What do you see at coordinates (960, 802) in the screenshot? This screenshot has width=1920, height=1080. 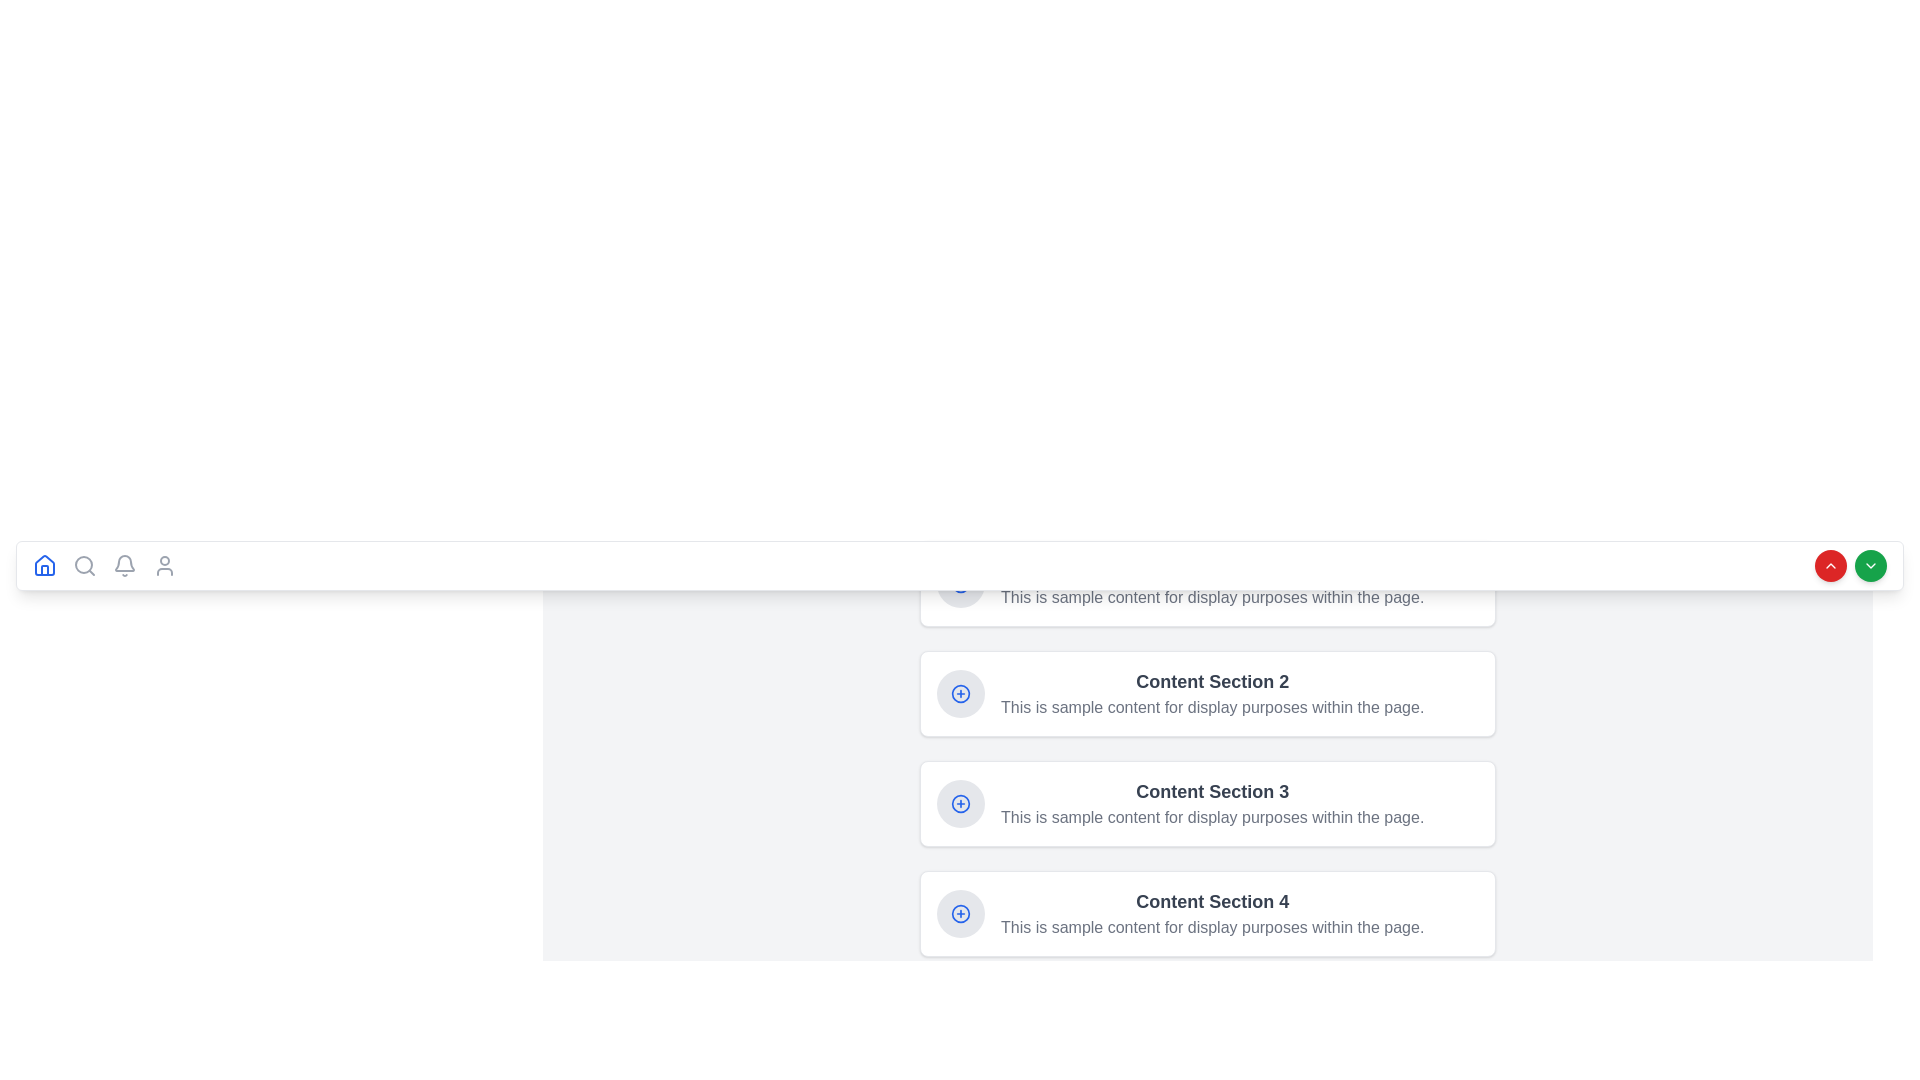 I see `the plus icon button located within a gray circular background, aligned to the left of the 'Content Section 3' text` at bounding box center [960, 802].